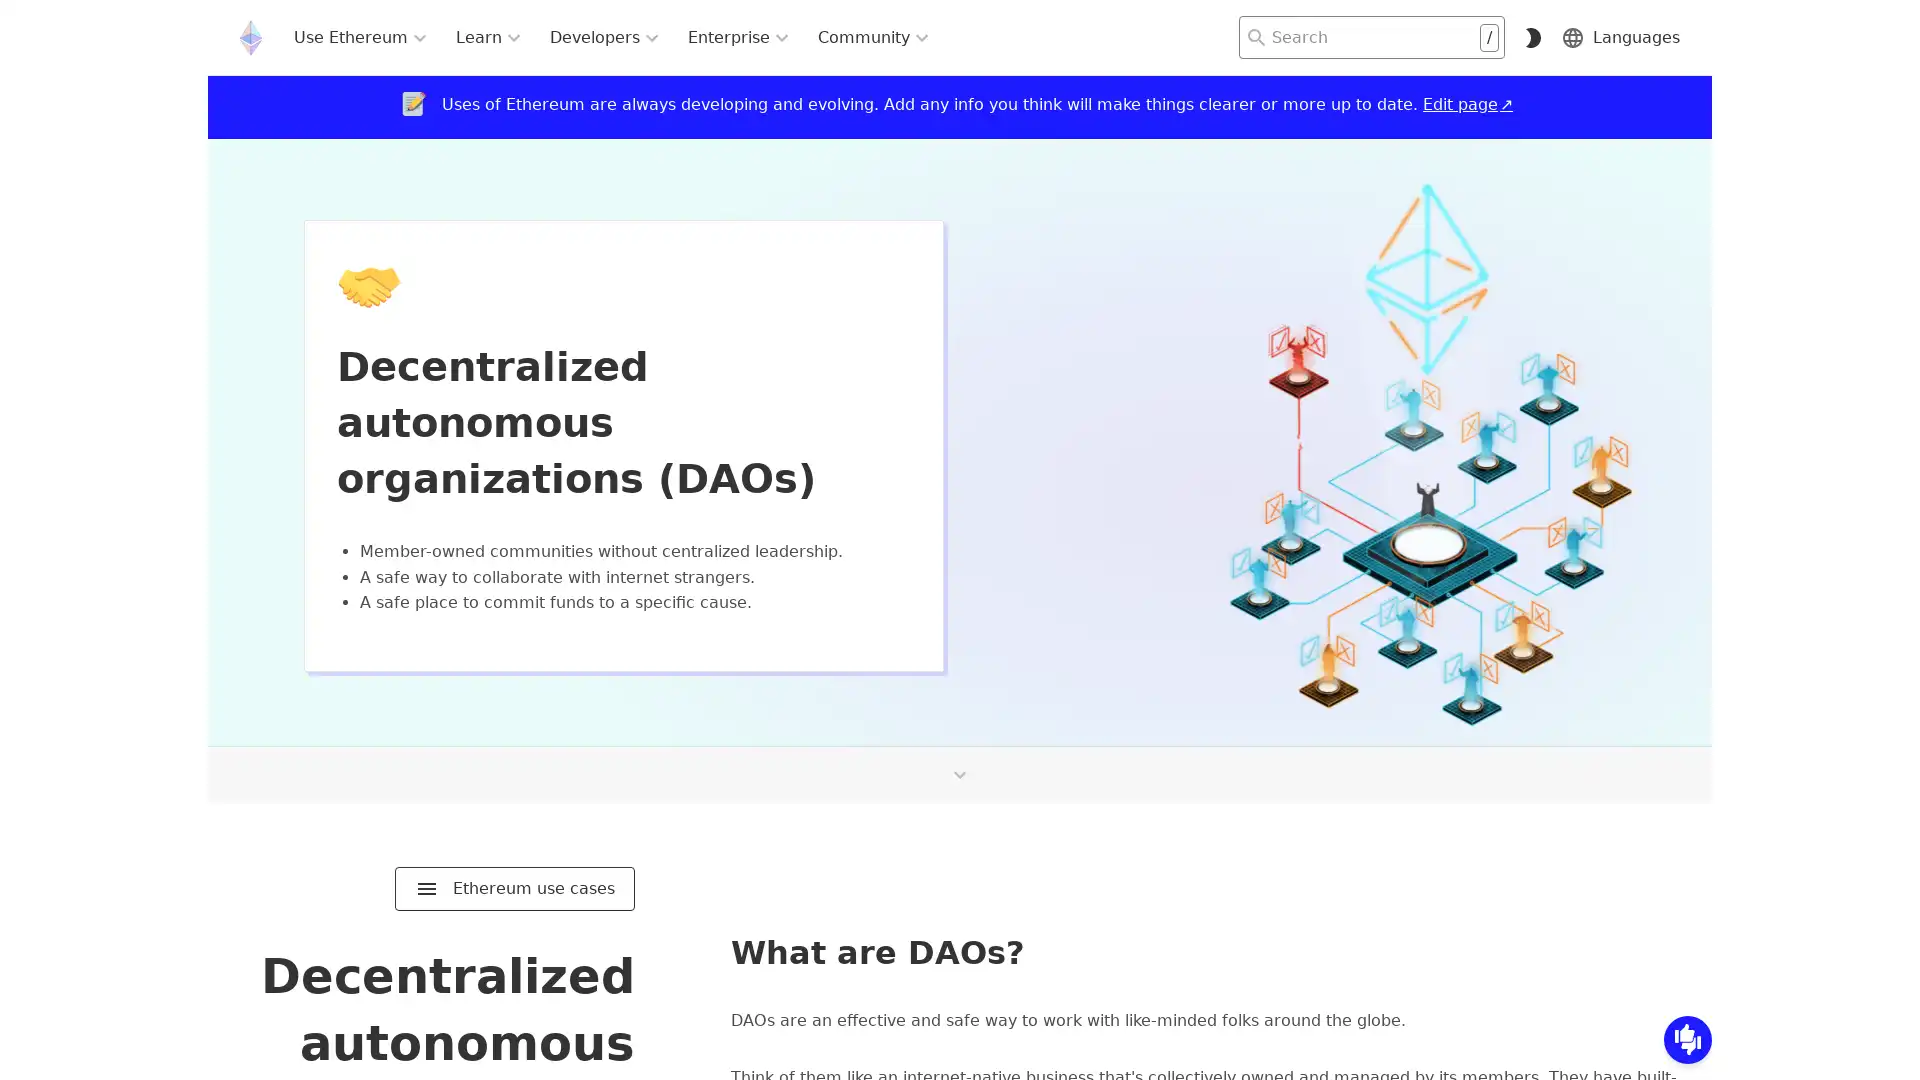 The height and width of the screenshot is (1080, 1920). Describe the element at coordinates (514, 887) in the screenshot. I see `Ethereum use cases` at that location.